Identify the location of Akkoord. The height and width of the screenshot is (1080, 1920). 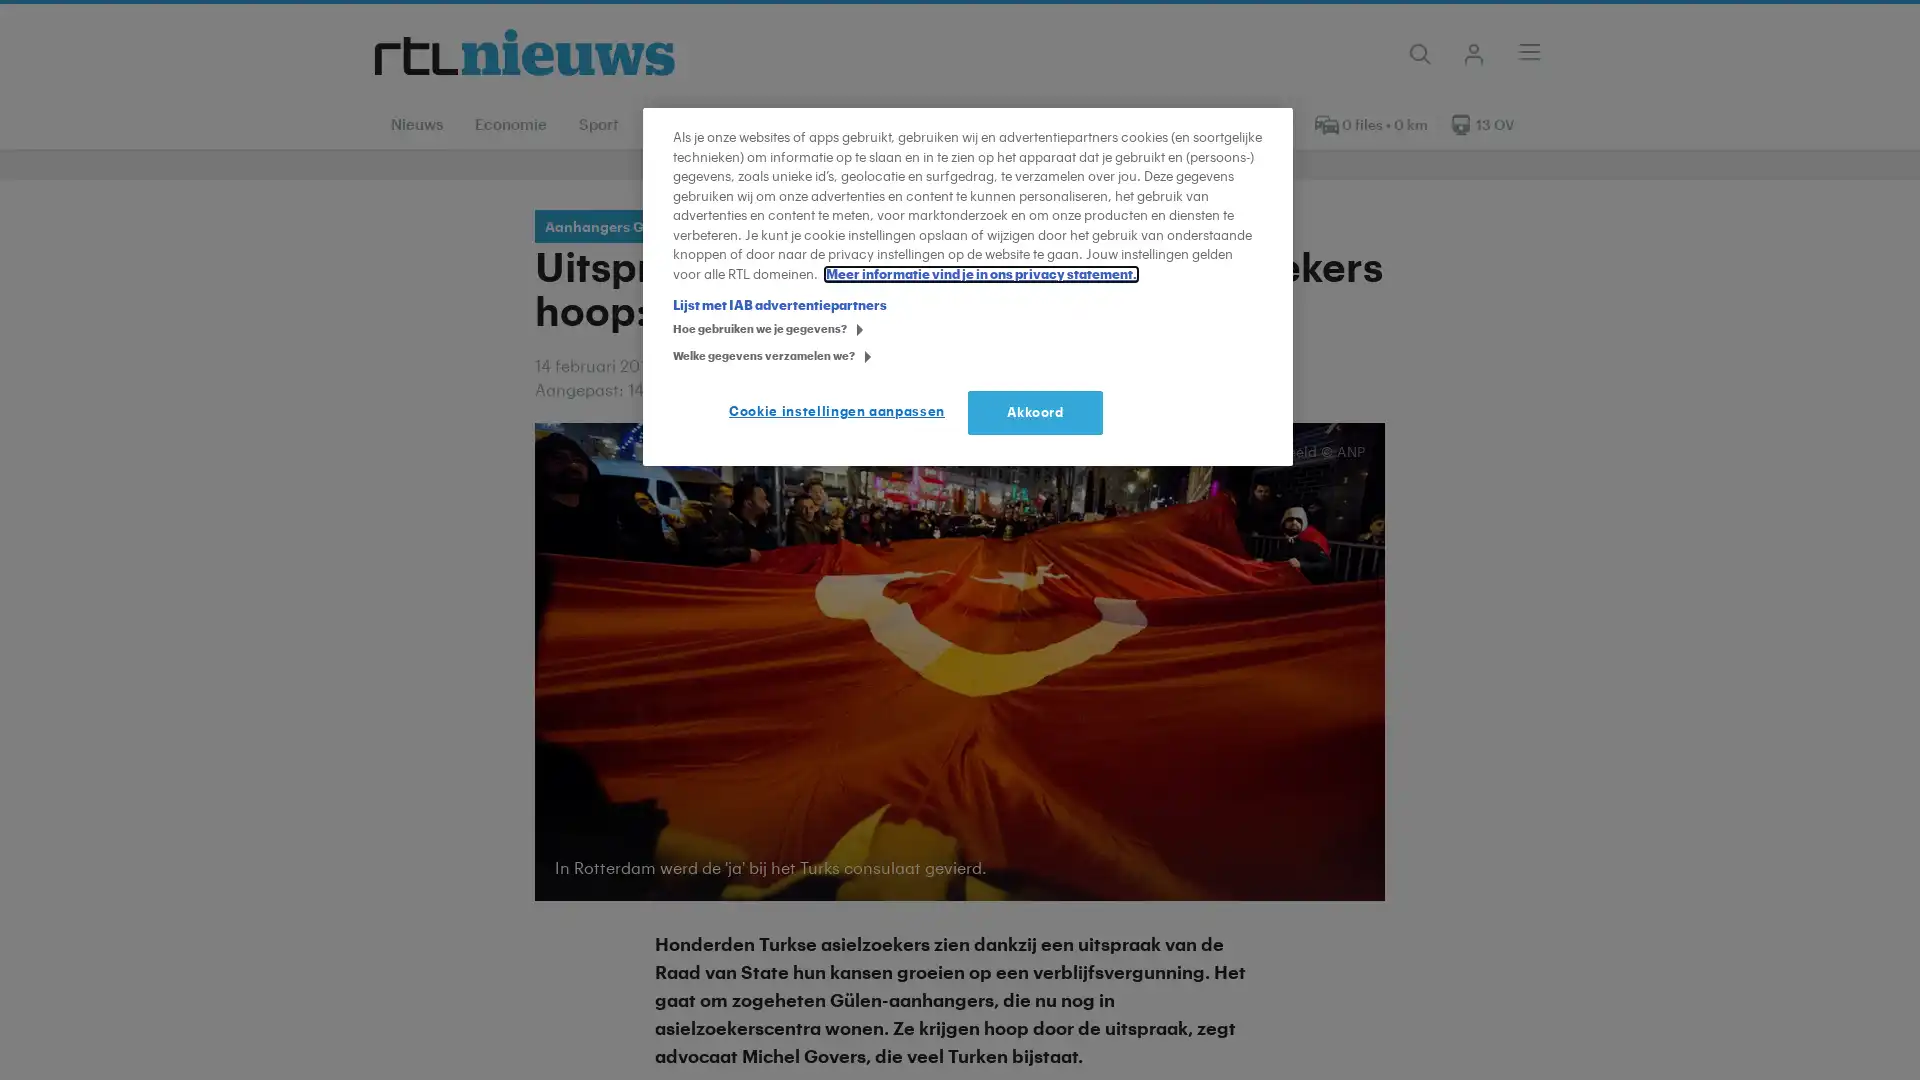
(1035, 411).